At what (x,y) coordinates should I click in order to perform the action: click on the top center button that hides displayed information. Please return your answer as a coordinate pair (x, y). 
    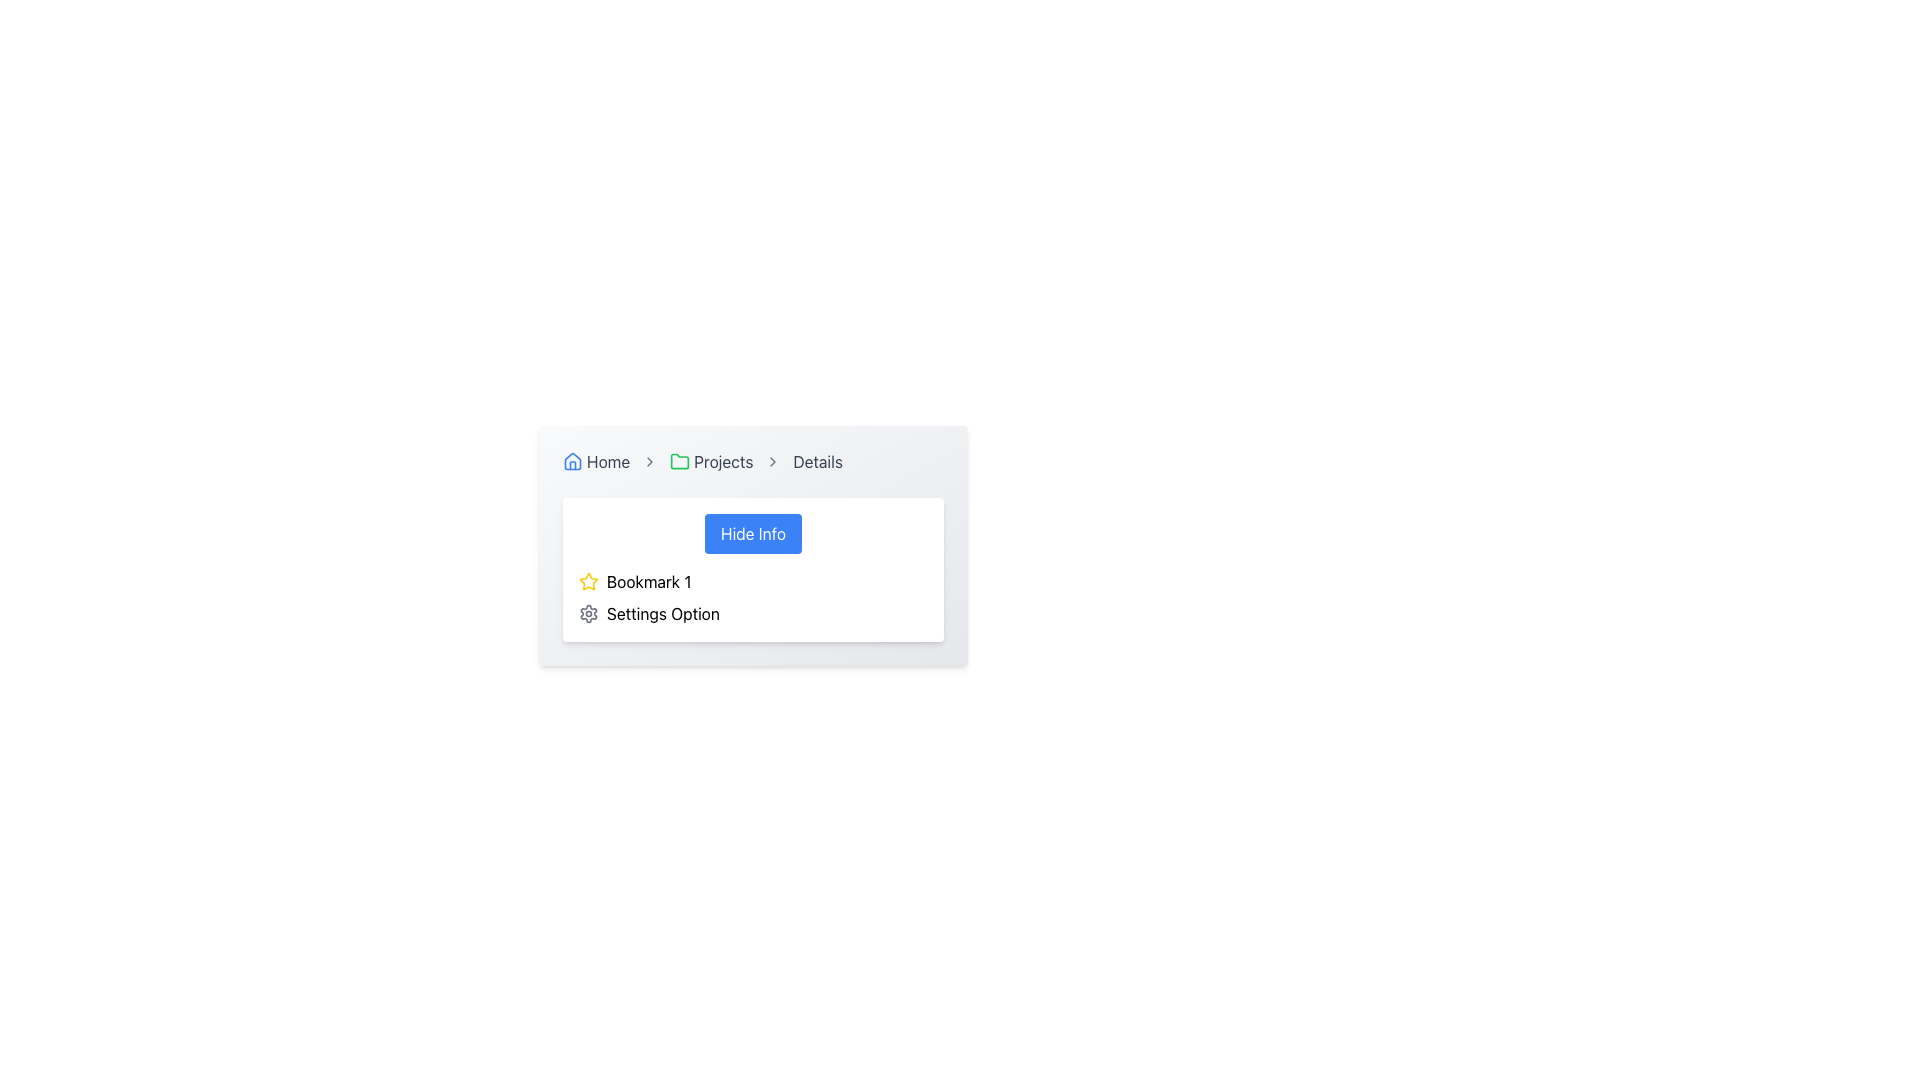
    Looking at the image, I should click on (752, 532).